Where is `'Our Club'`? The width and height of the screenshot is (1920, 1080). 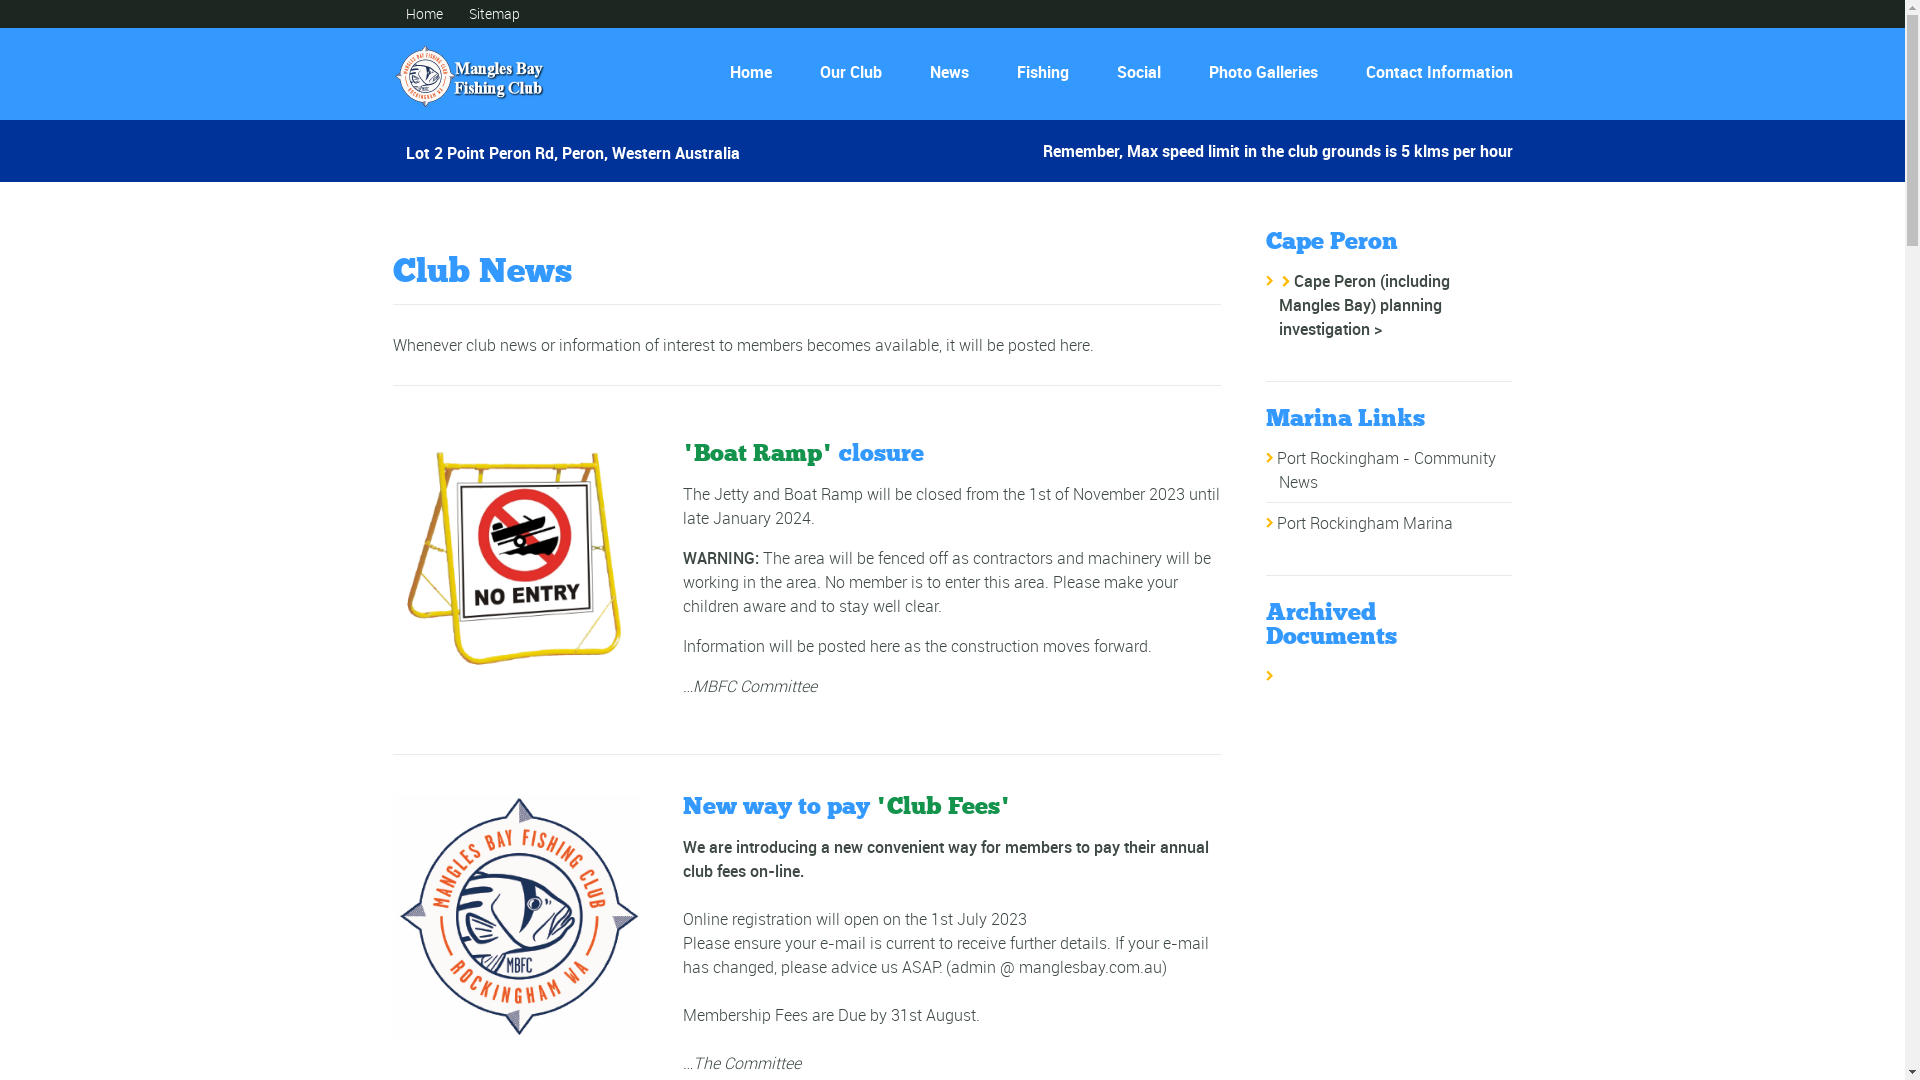
'Our Club' is located at coordinates (850, 71).